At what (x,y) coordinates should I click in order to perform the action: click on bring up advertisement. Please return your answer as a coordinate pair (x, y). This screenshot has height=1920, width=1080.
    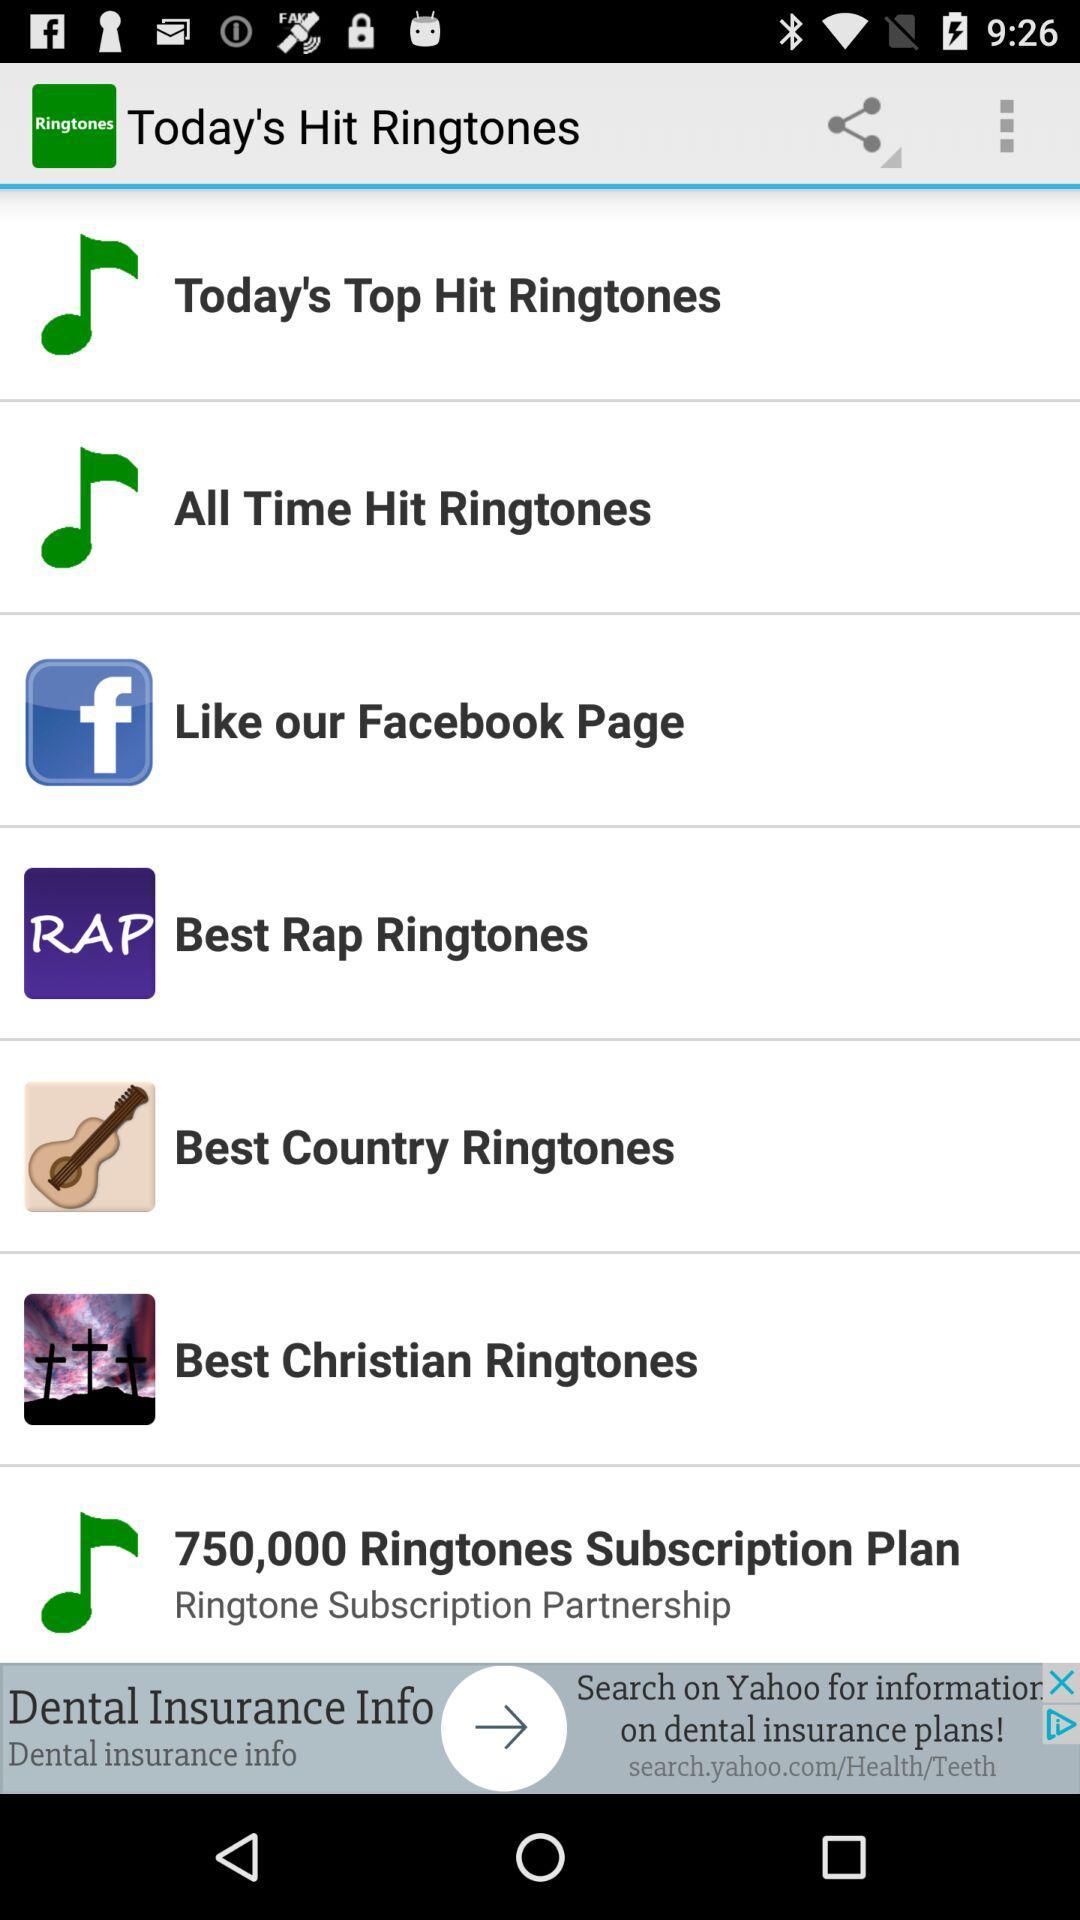
    Looking at the image, I should click on (540, 1727).